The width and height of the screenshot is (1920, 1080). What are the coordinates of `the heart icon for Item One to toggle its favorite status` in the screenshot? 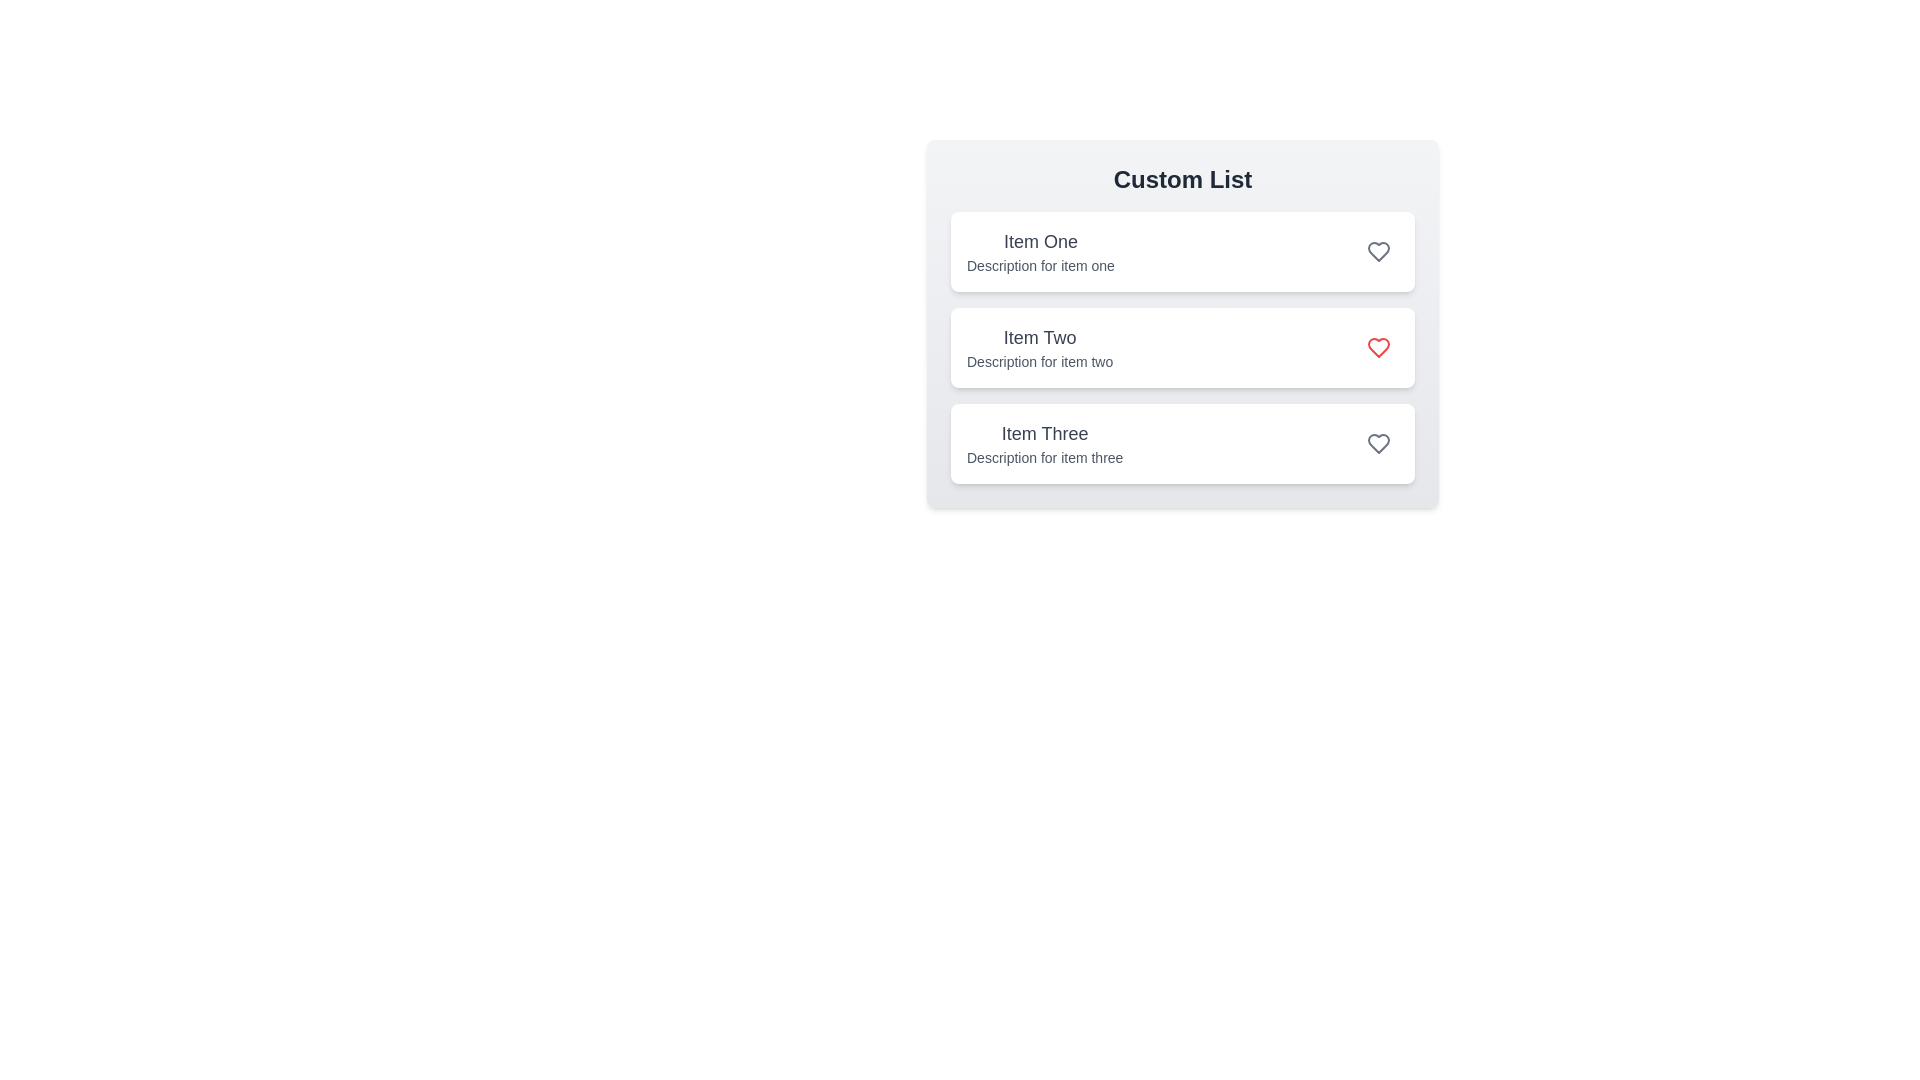 It's located at (1377, 250).